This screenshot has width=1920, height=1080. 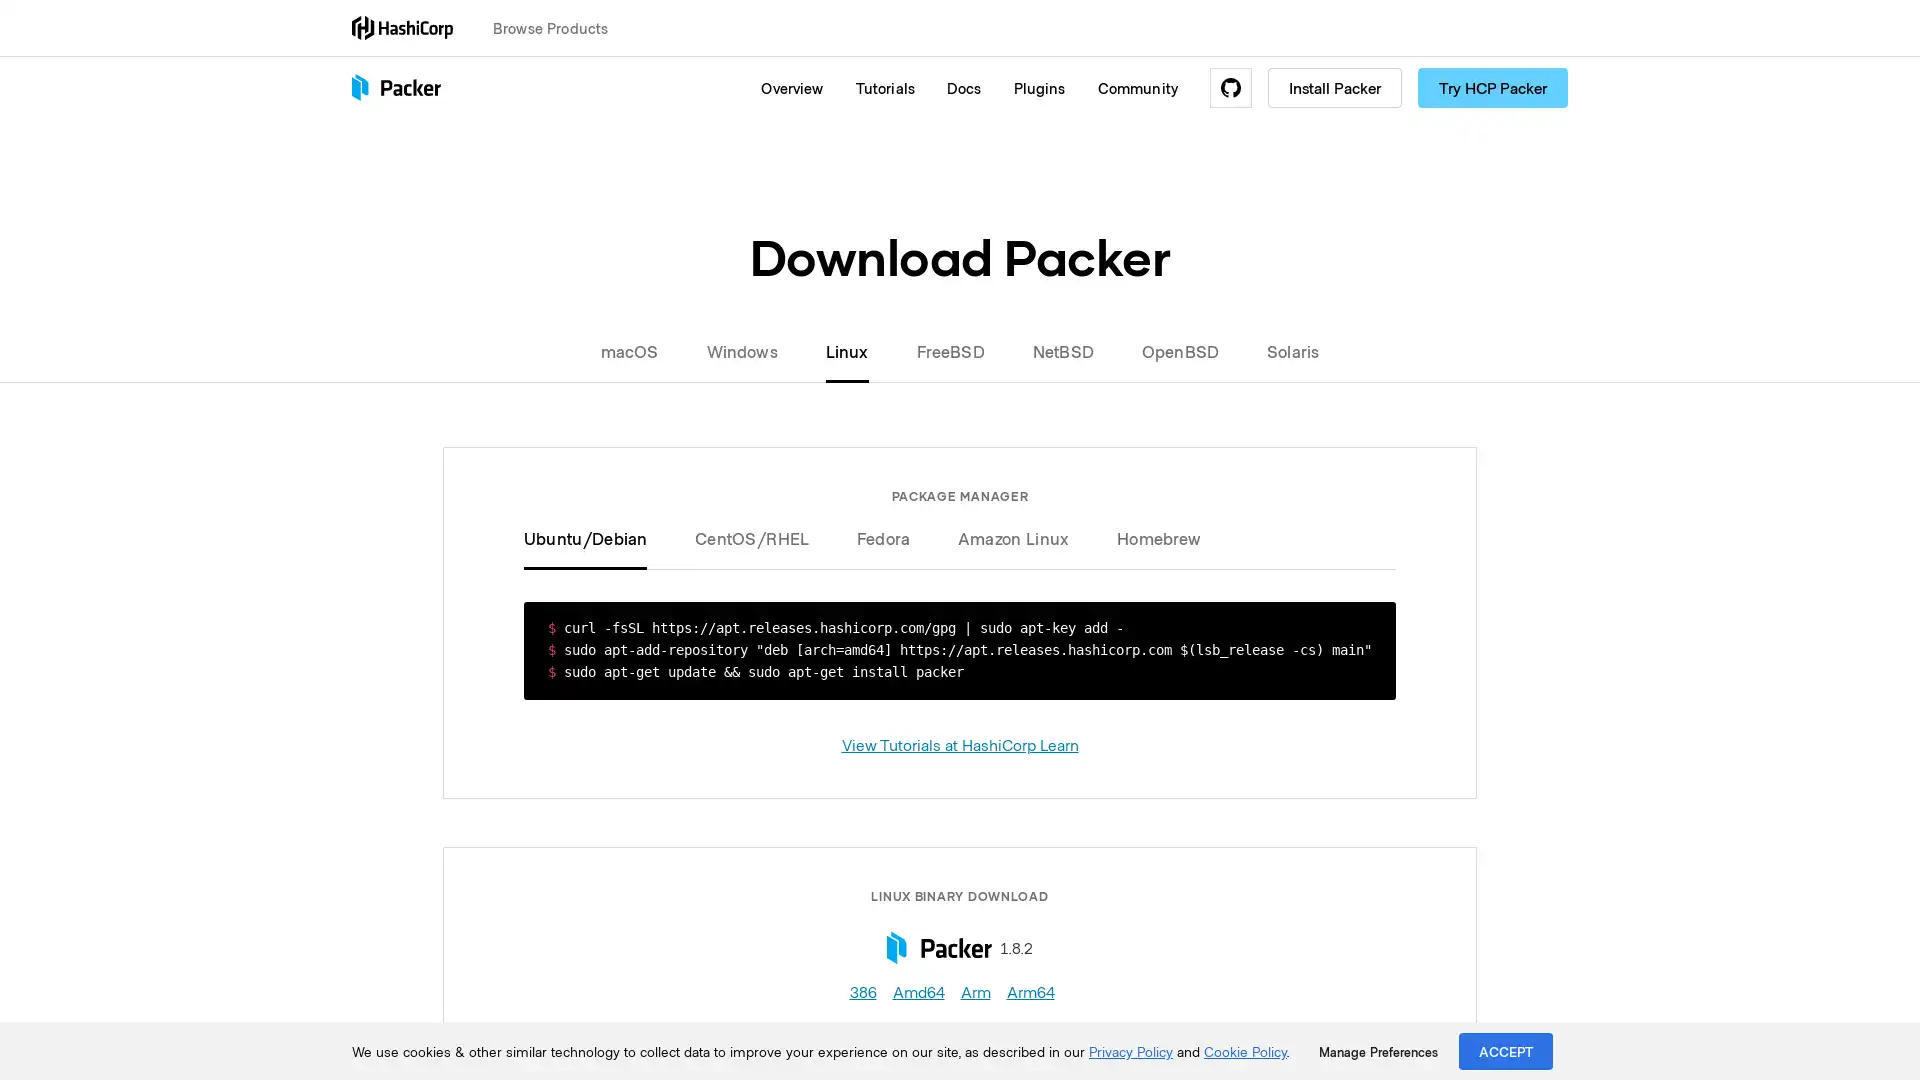 I want to click on CentOS/RHEL, so click(x=751, y=536).